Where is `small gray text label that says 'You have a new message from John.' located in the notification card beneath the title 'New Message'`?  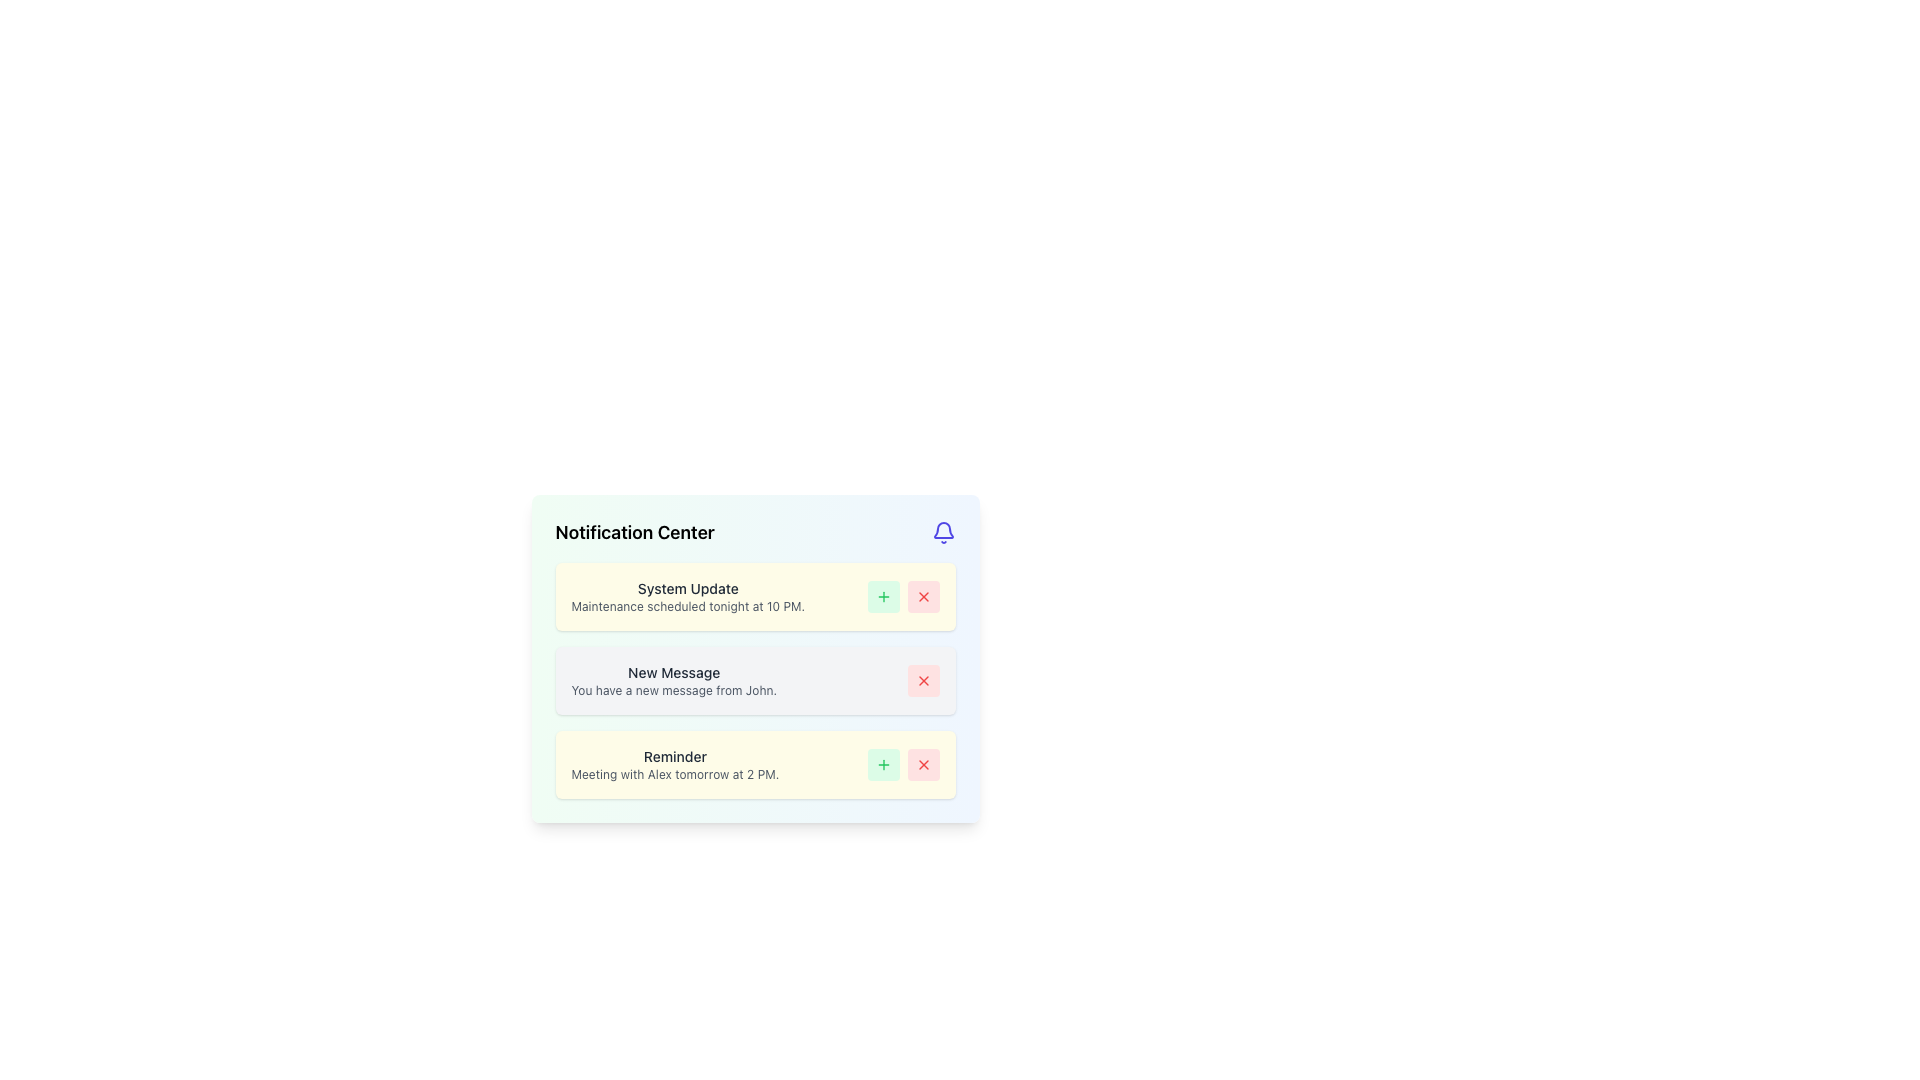 small gray text label that says 'You have a new message from John.' located in the notification card beneath the title 'New Message' is located at coordinates (674, 689).